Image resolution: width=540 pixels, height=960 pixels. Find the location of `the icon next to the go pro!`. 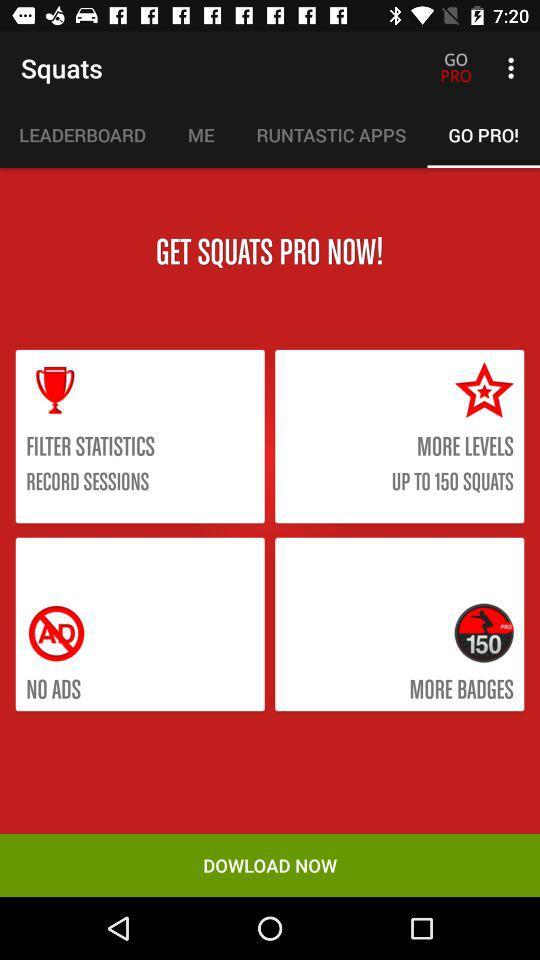

the icon next to the go pro! is located at coordinates (331, 134).